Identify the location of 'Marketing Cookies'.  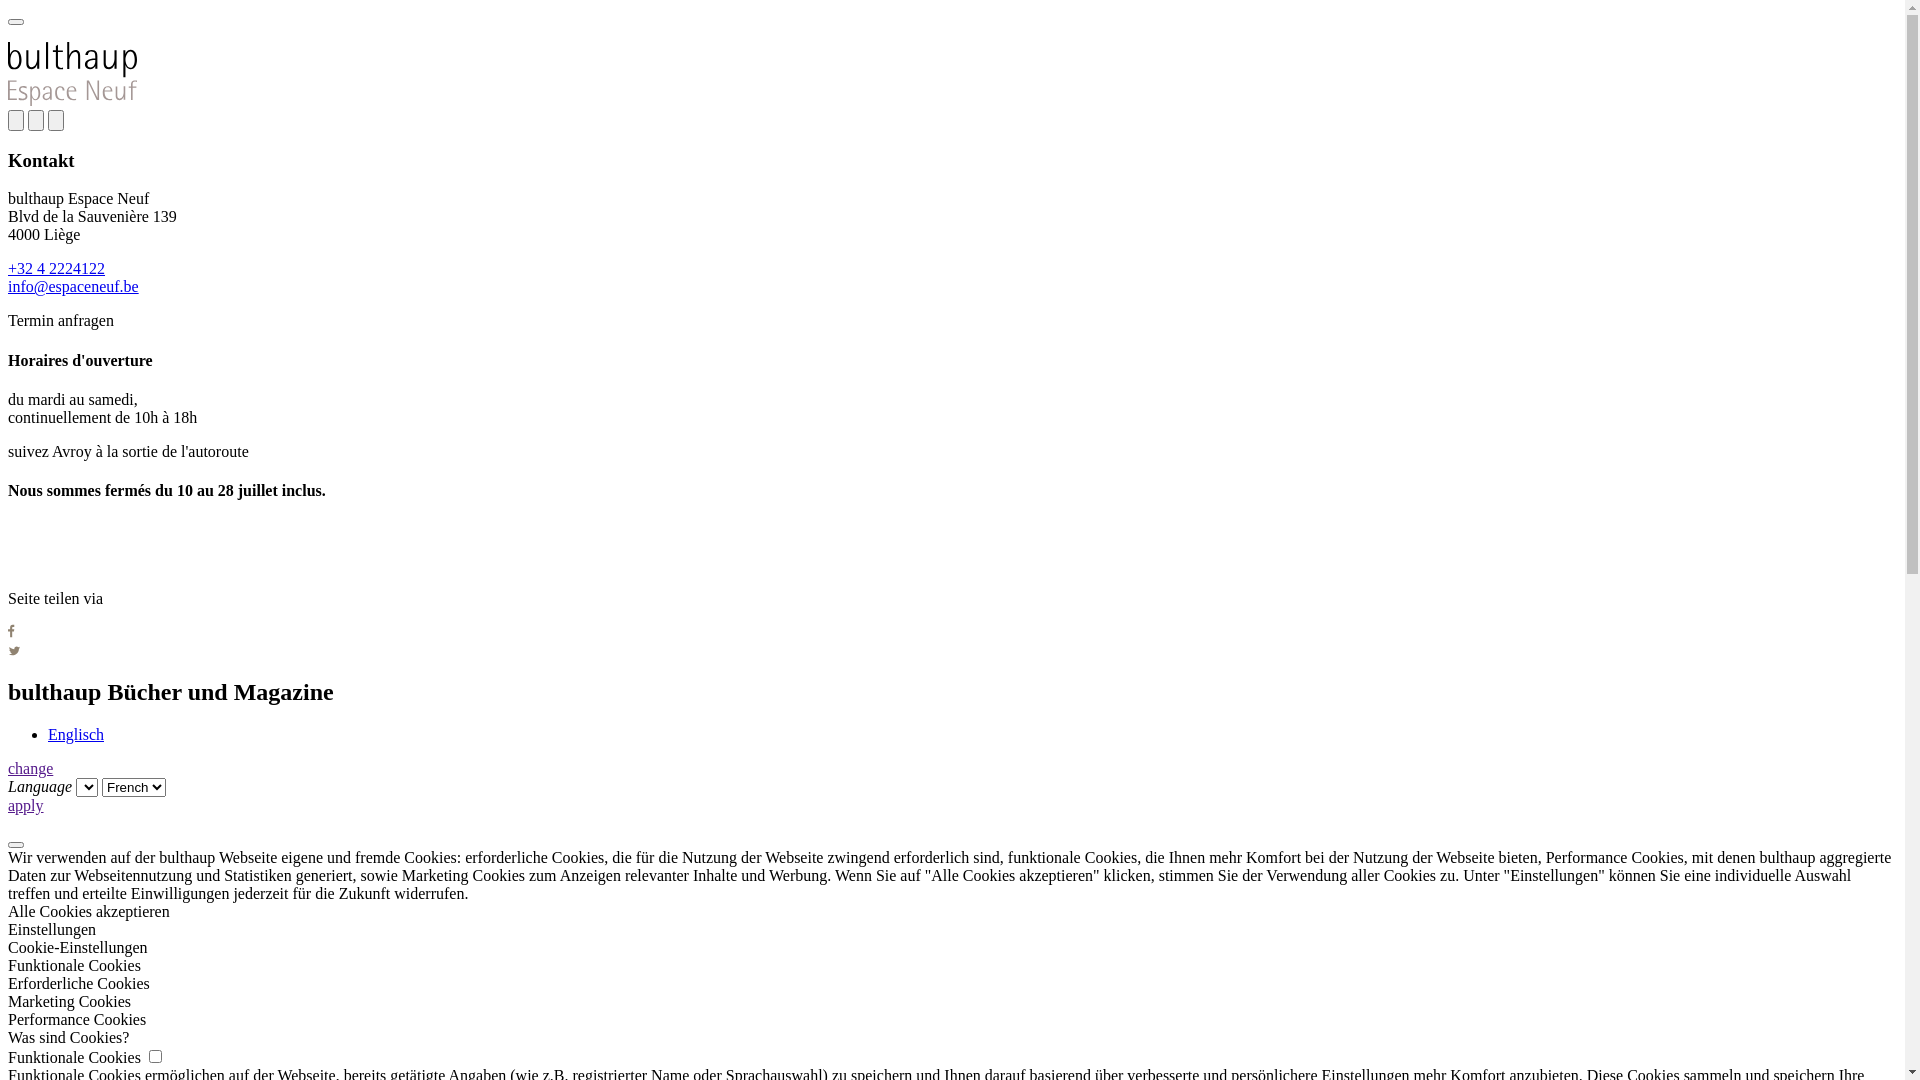
(951, 1002).